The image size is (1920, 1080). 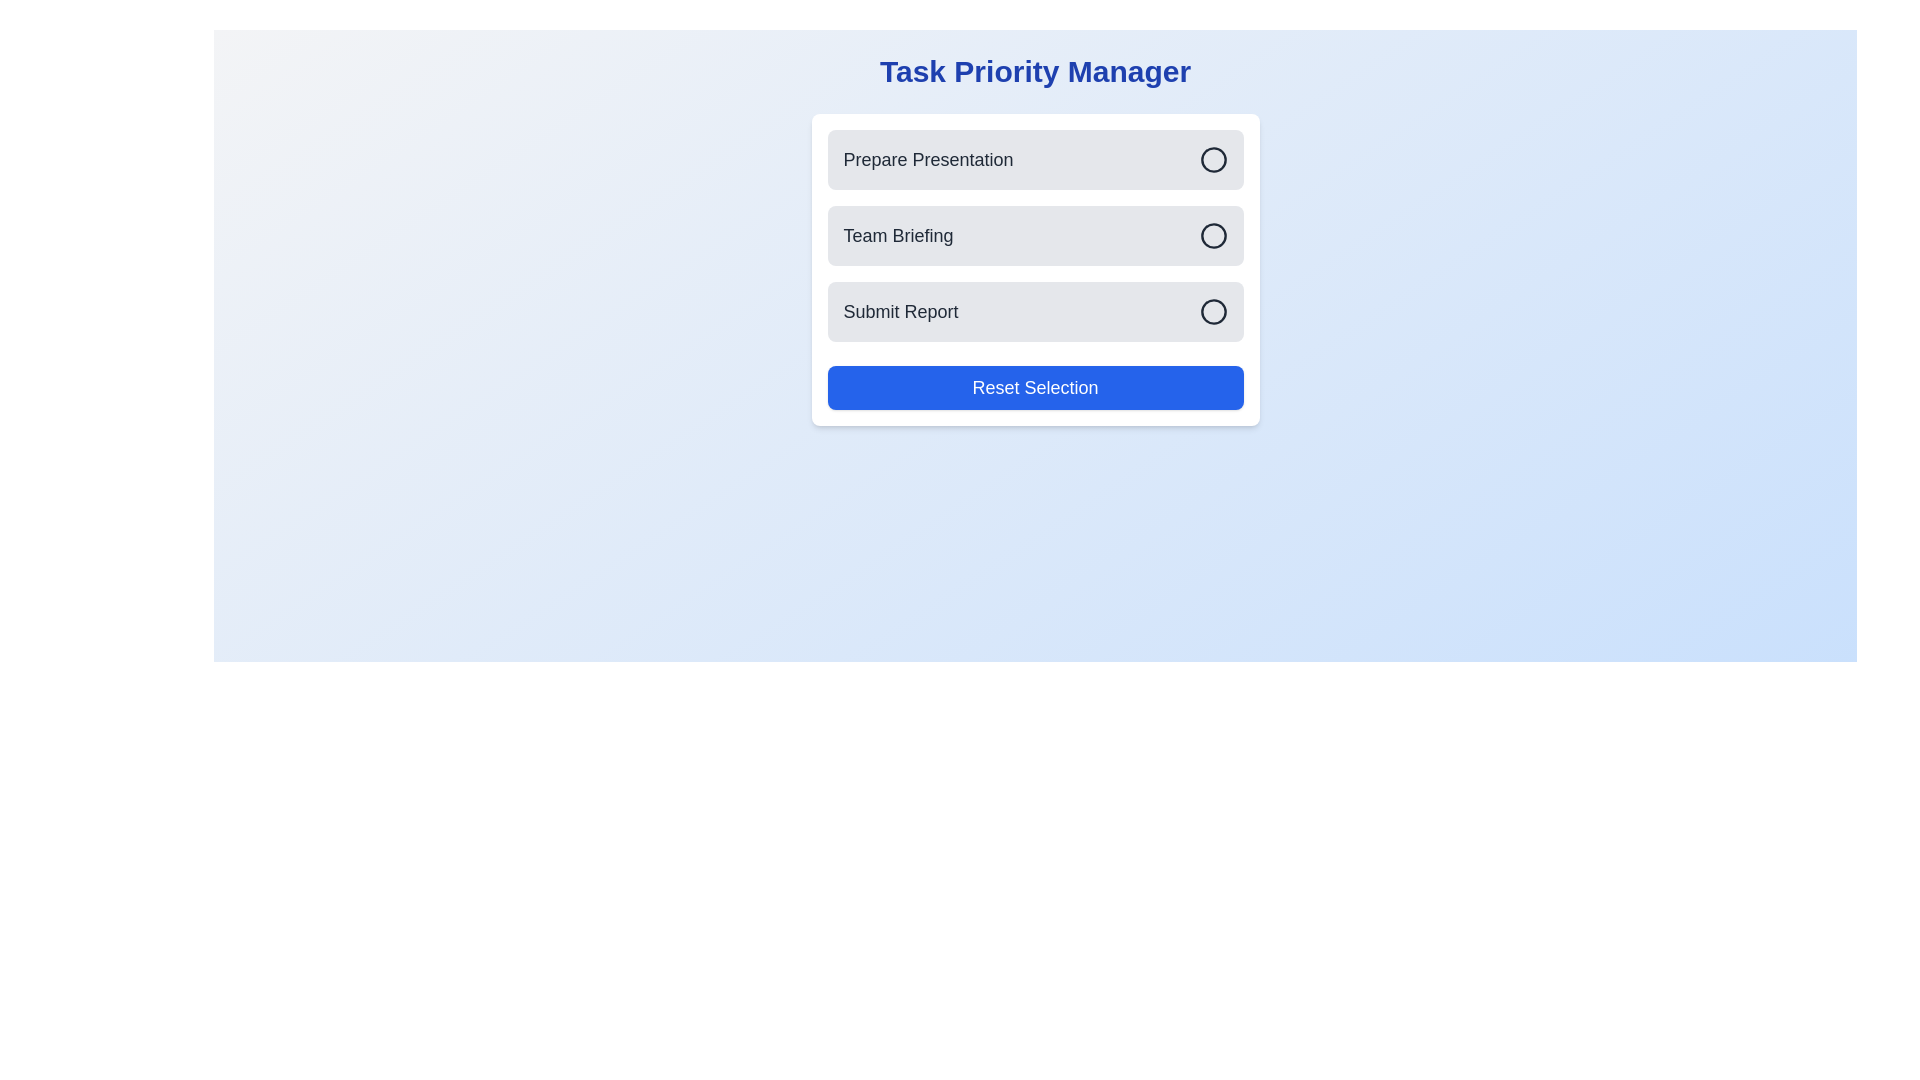 I want to click on the 'Reset Selection' button to reset all priorities to their default state, so click(x=1035, y=388).